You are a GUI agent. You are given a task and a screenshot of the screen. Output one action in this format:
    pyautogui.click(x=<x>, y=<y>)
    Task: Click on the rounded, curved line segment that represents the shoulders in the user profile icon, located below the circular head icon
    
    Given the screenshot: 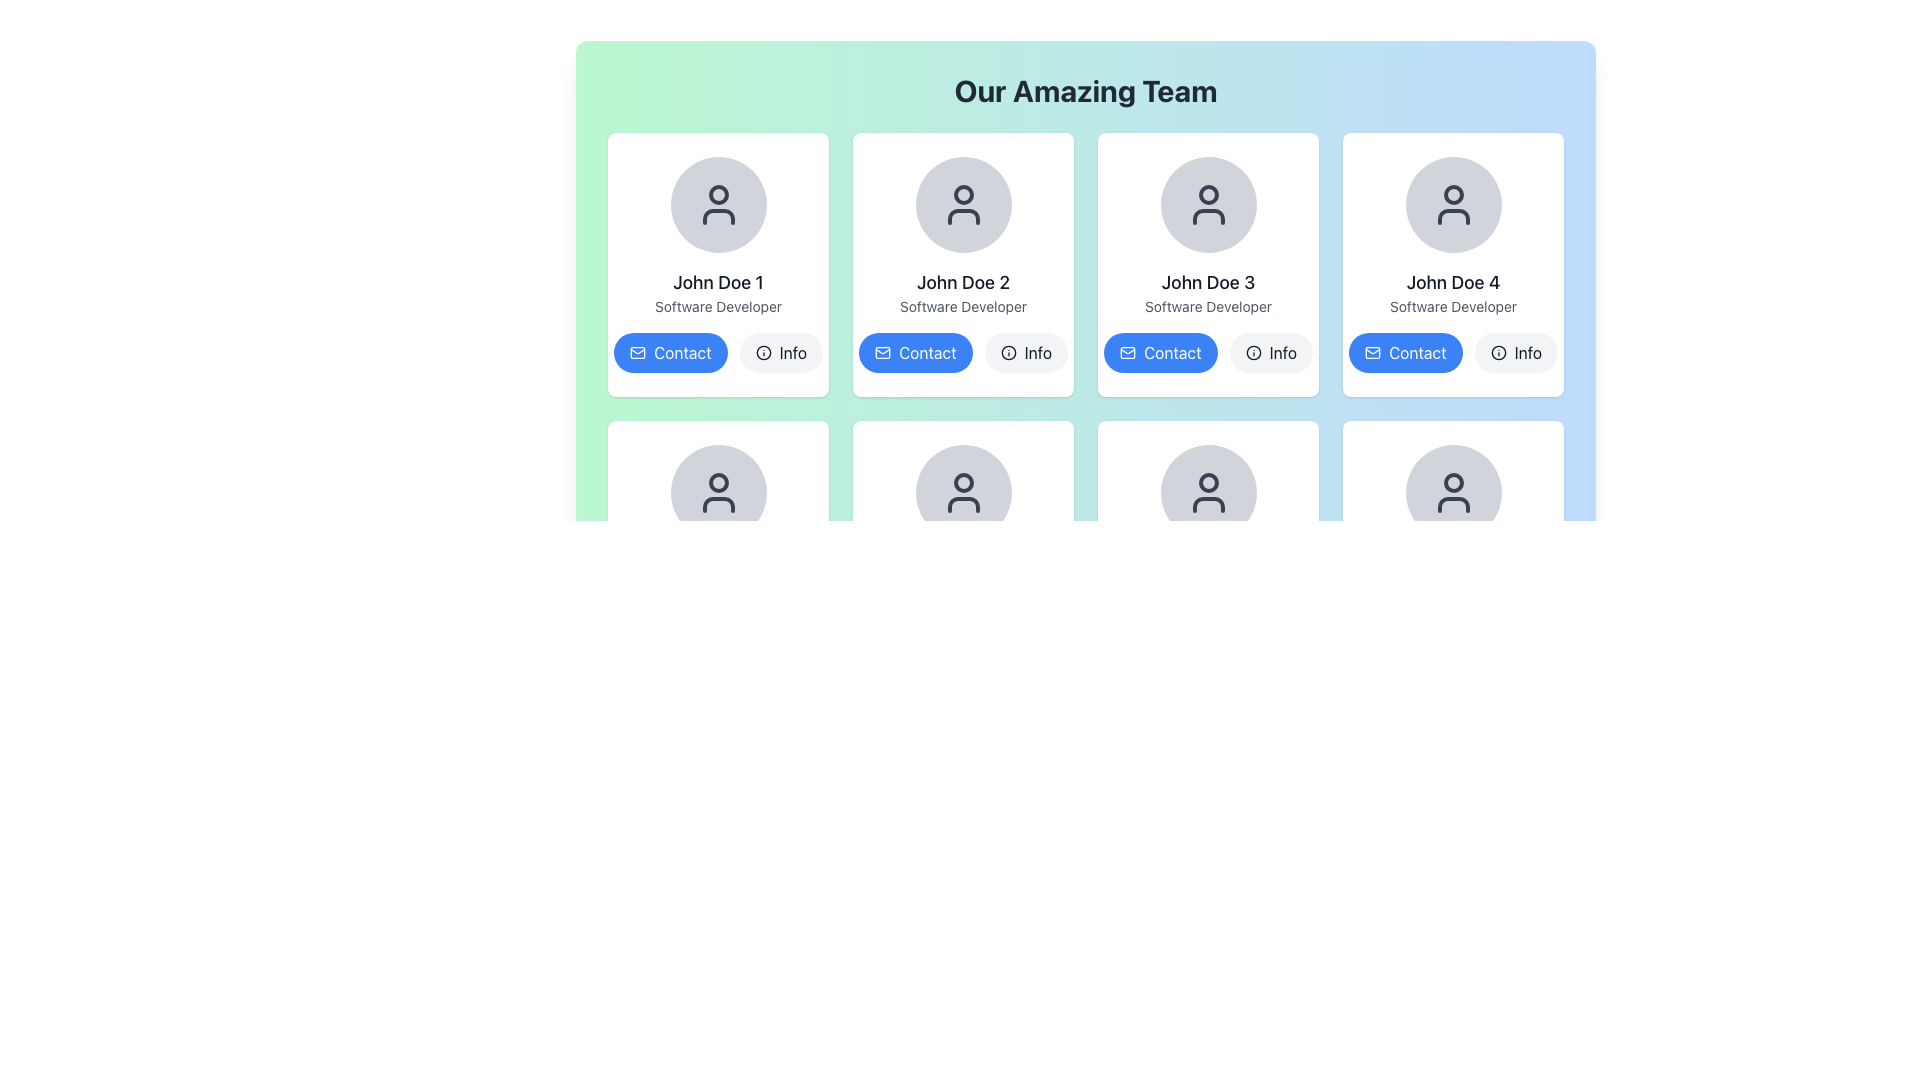 What is the action you would take?
    pyautogui.click(x=1207, y=504)
    